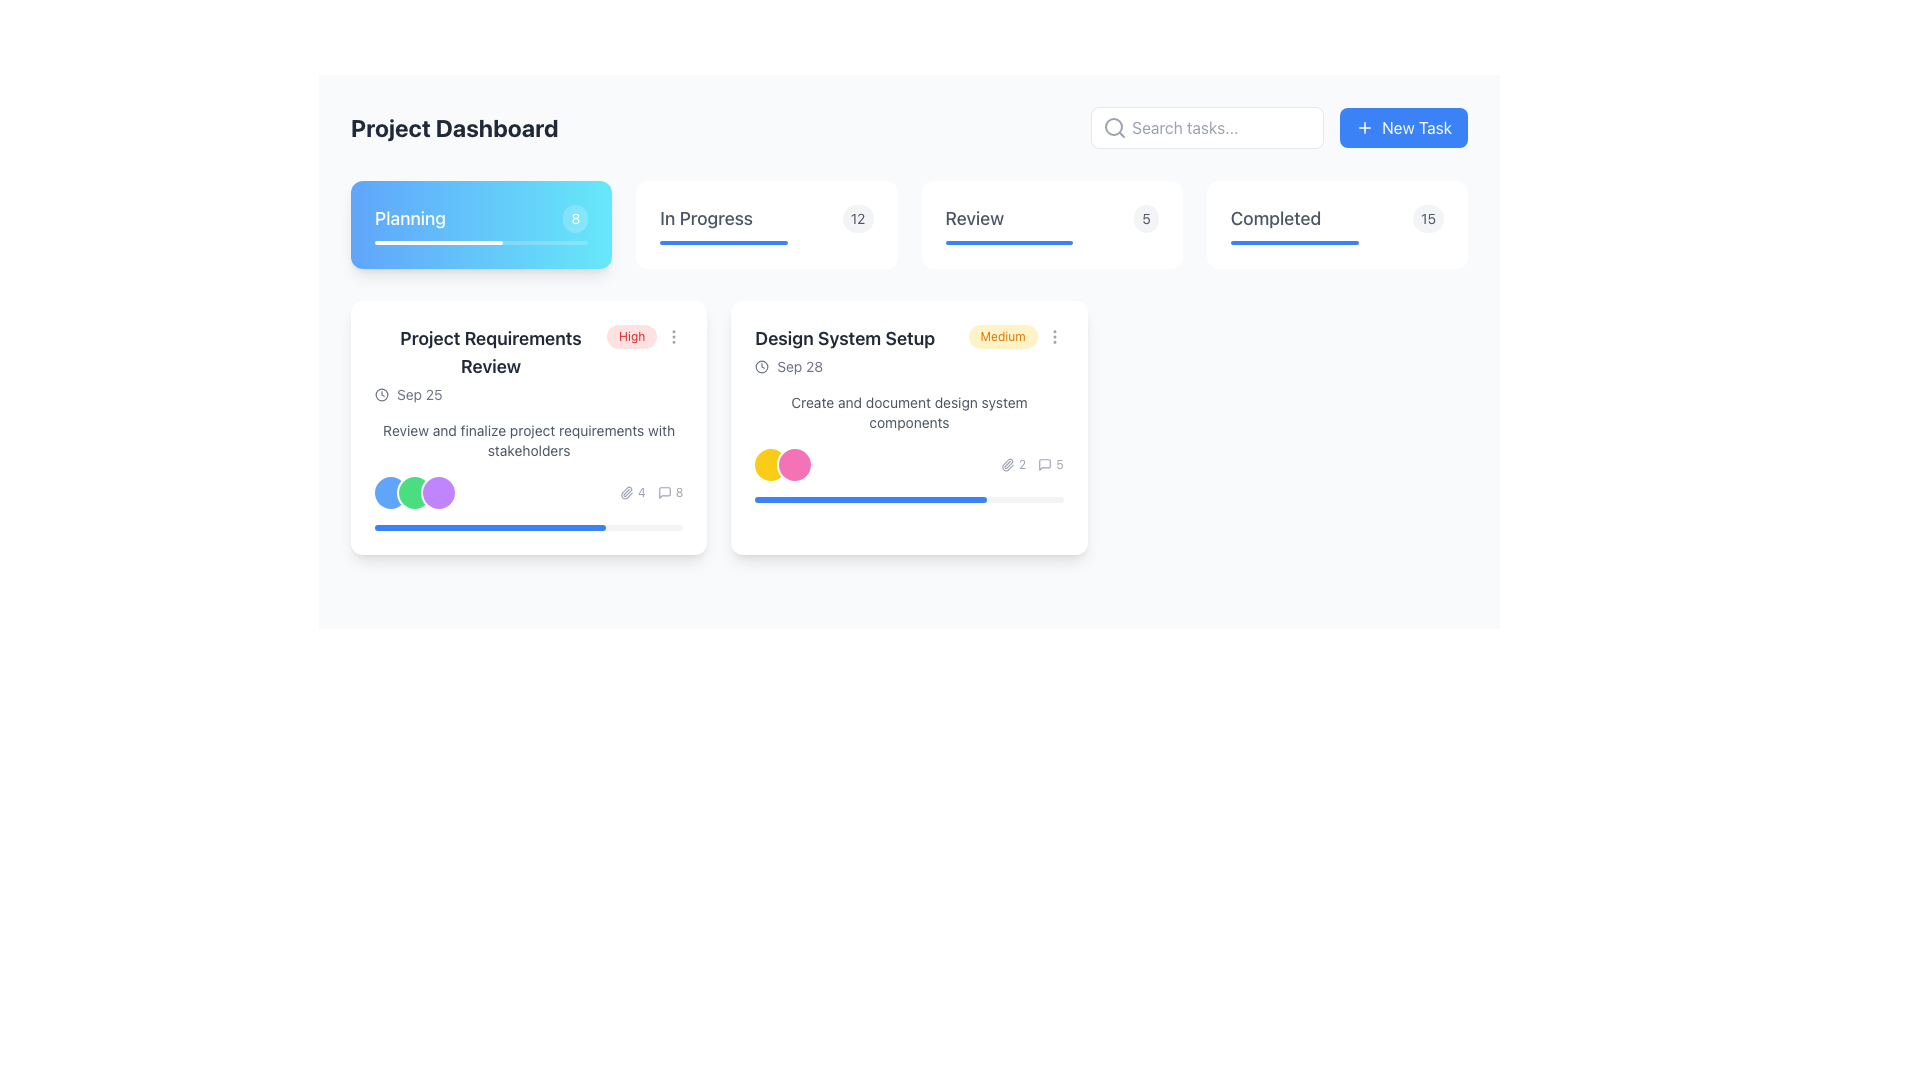 This screenshot has height=1080, width=1920. I want to click on the Text Label that serves as the title for the card in the 'Planning' section, located at the top of the card, so click(491, 352).